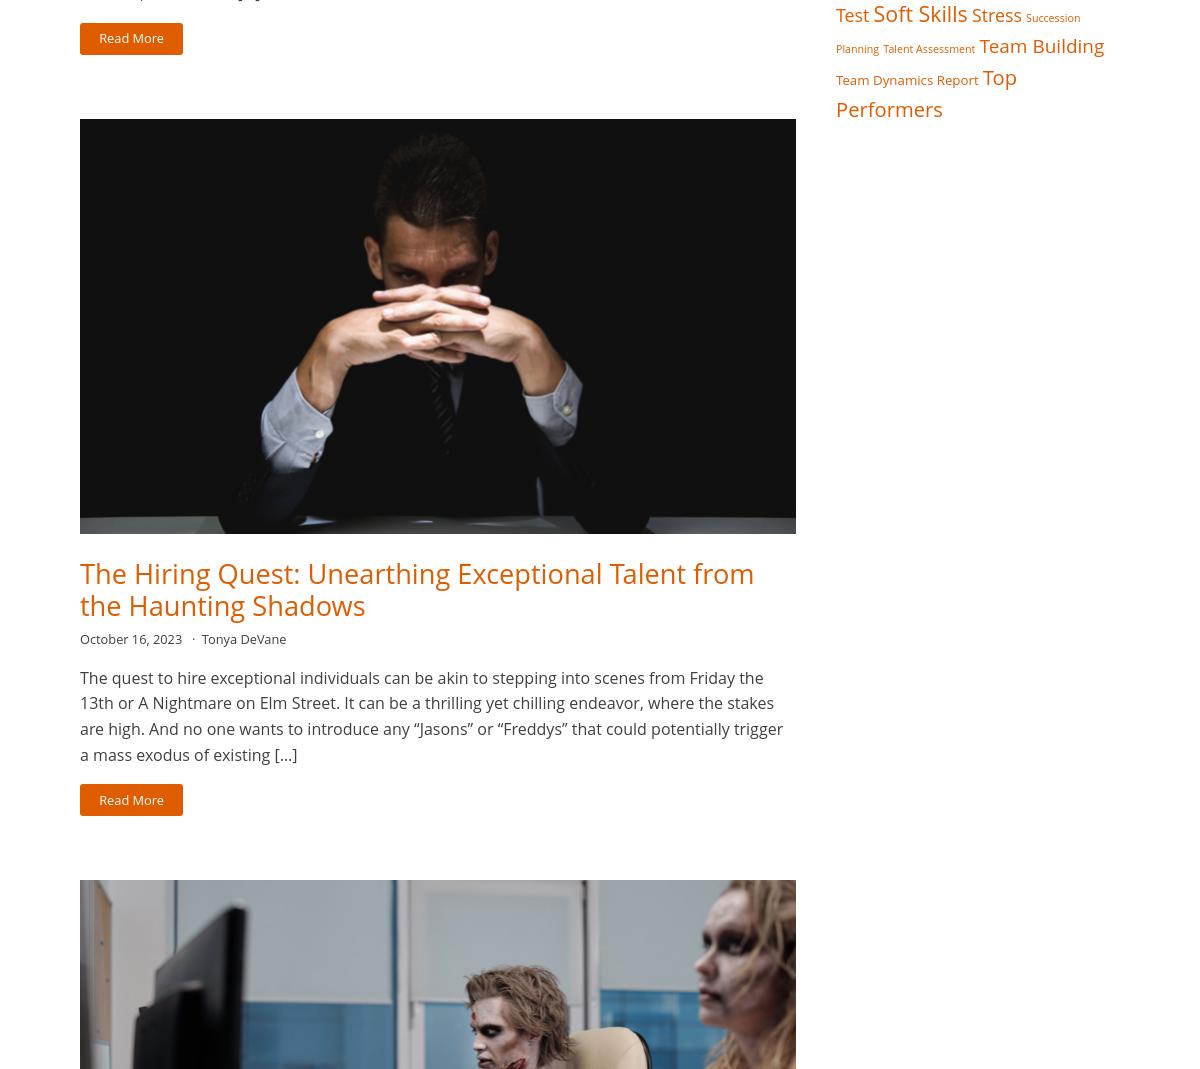  Describe the element at coordinates (242, 639) in the screenshot. I see `'Tonya DeVane'` at that location.